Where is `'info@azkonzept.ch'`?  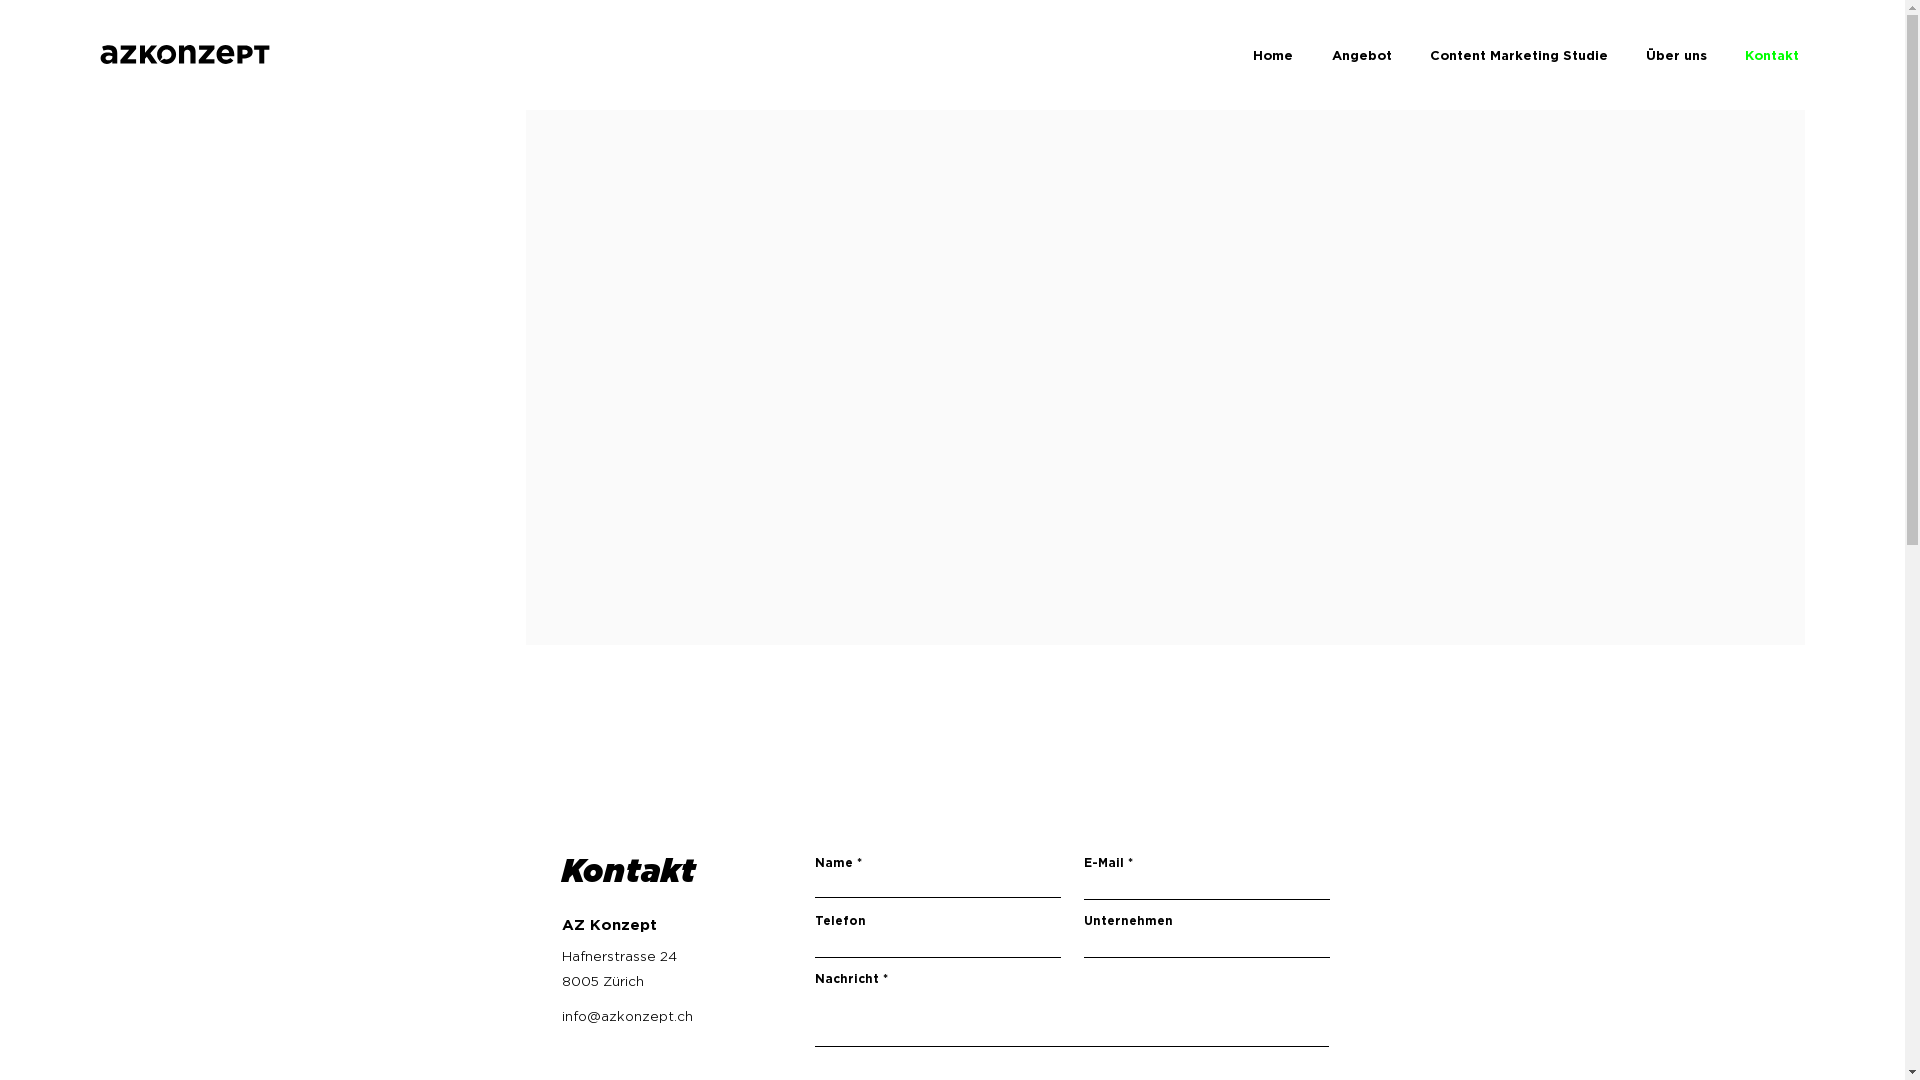
'info@azkonzept.ch' is located at coordinates (560, 1016).